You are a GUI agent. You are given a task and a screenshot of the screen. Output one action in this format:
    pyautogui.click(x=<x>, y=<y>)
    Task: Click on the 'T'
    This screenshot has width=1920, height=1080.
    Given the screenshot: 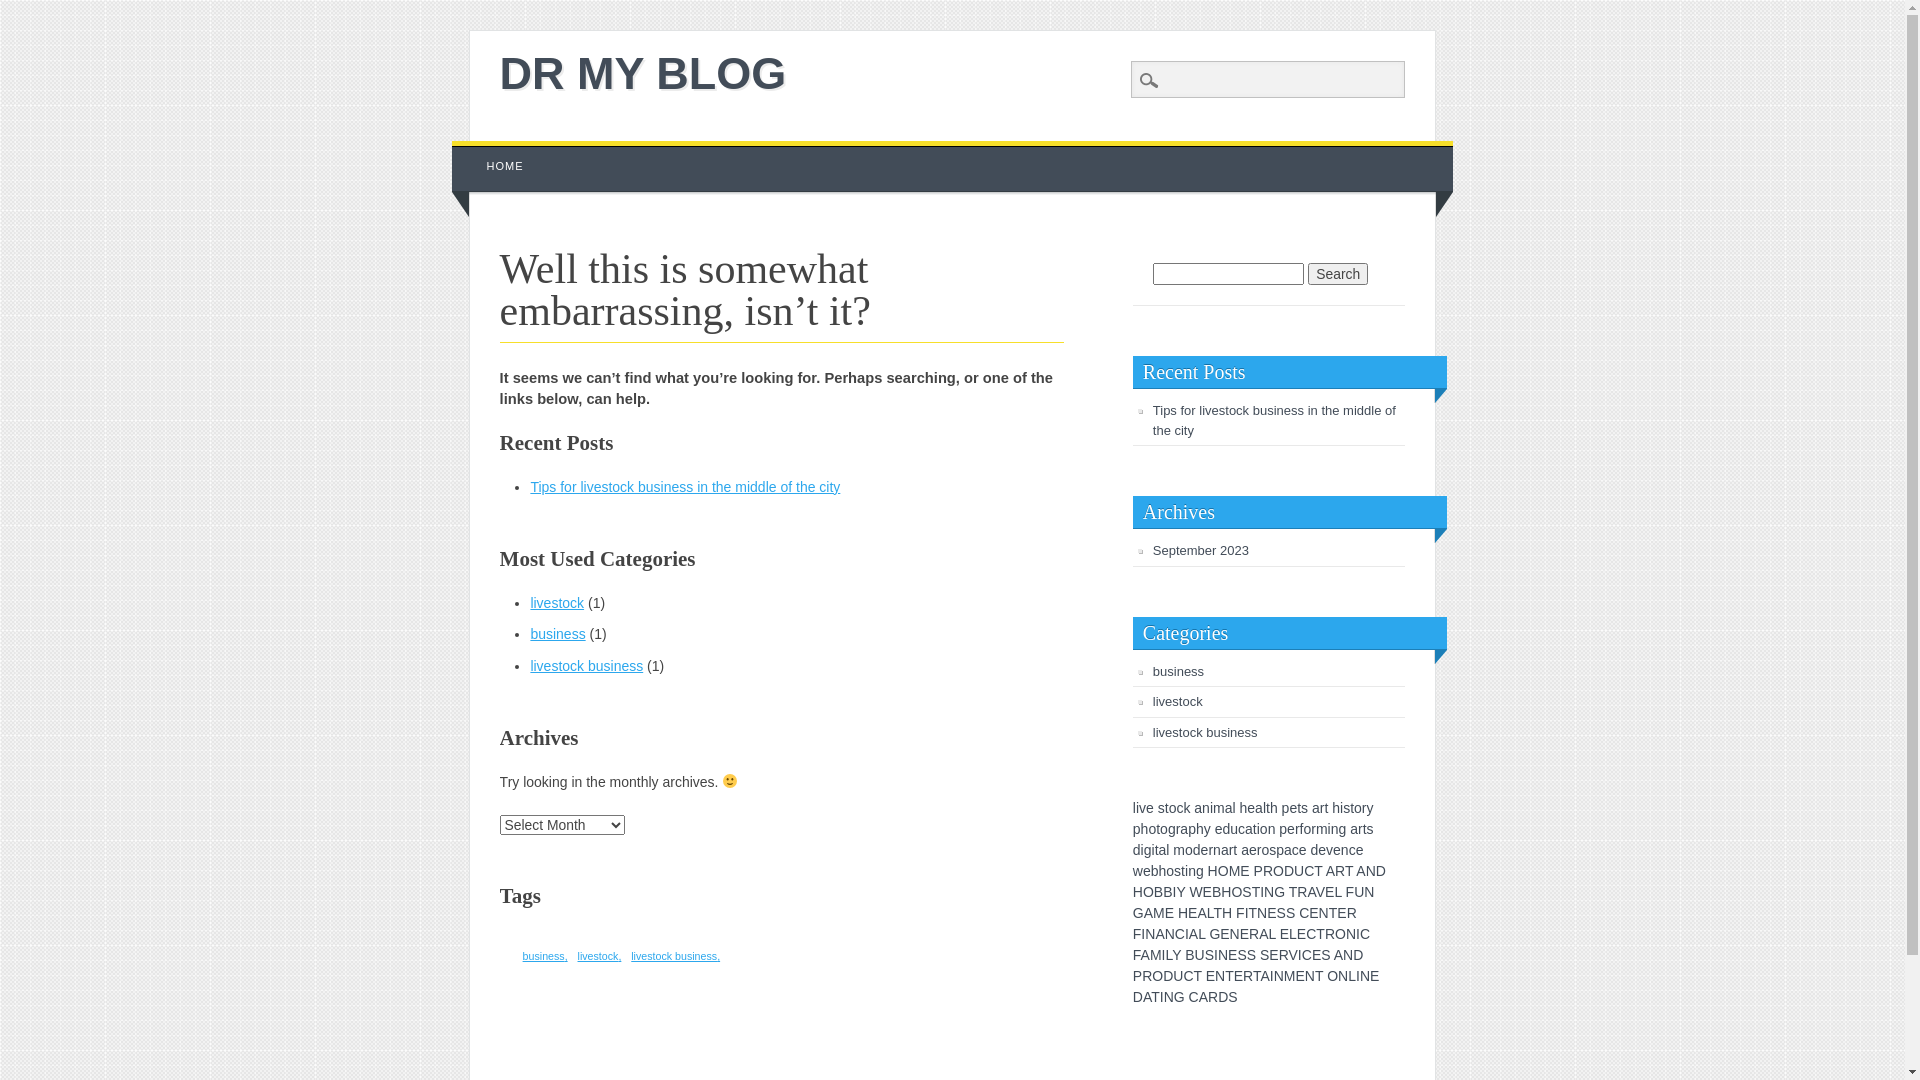 What is the action you would take?
    pyautogui.click(x=1256, y=974)
    